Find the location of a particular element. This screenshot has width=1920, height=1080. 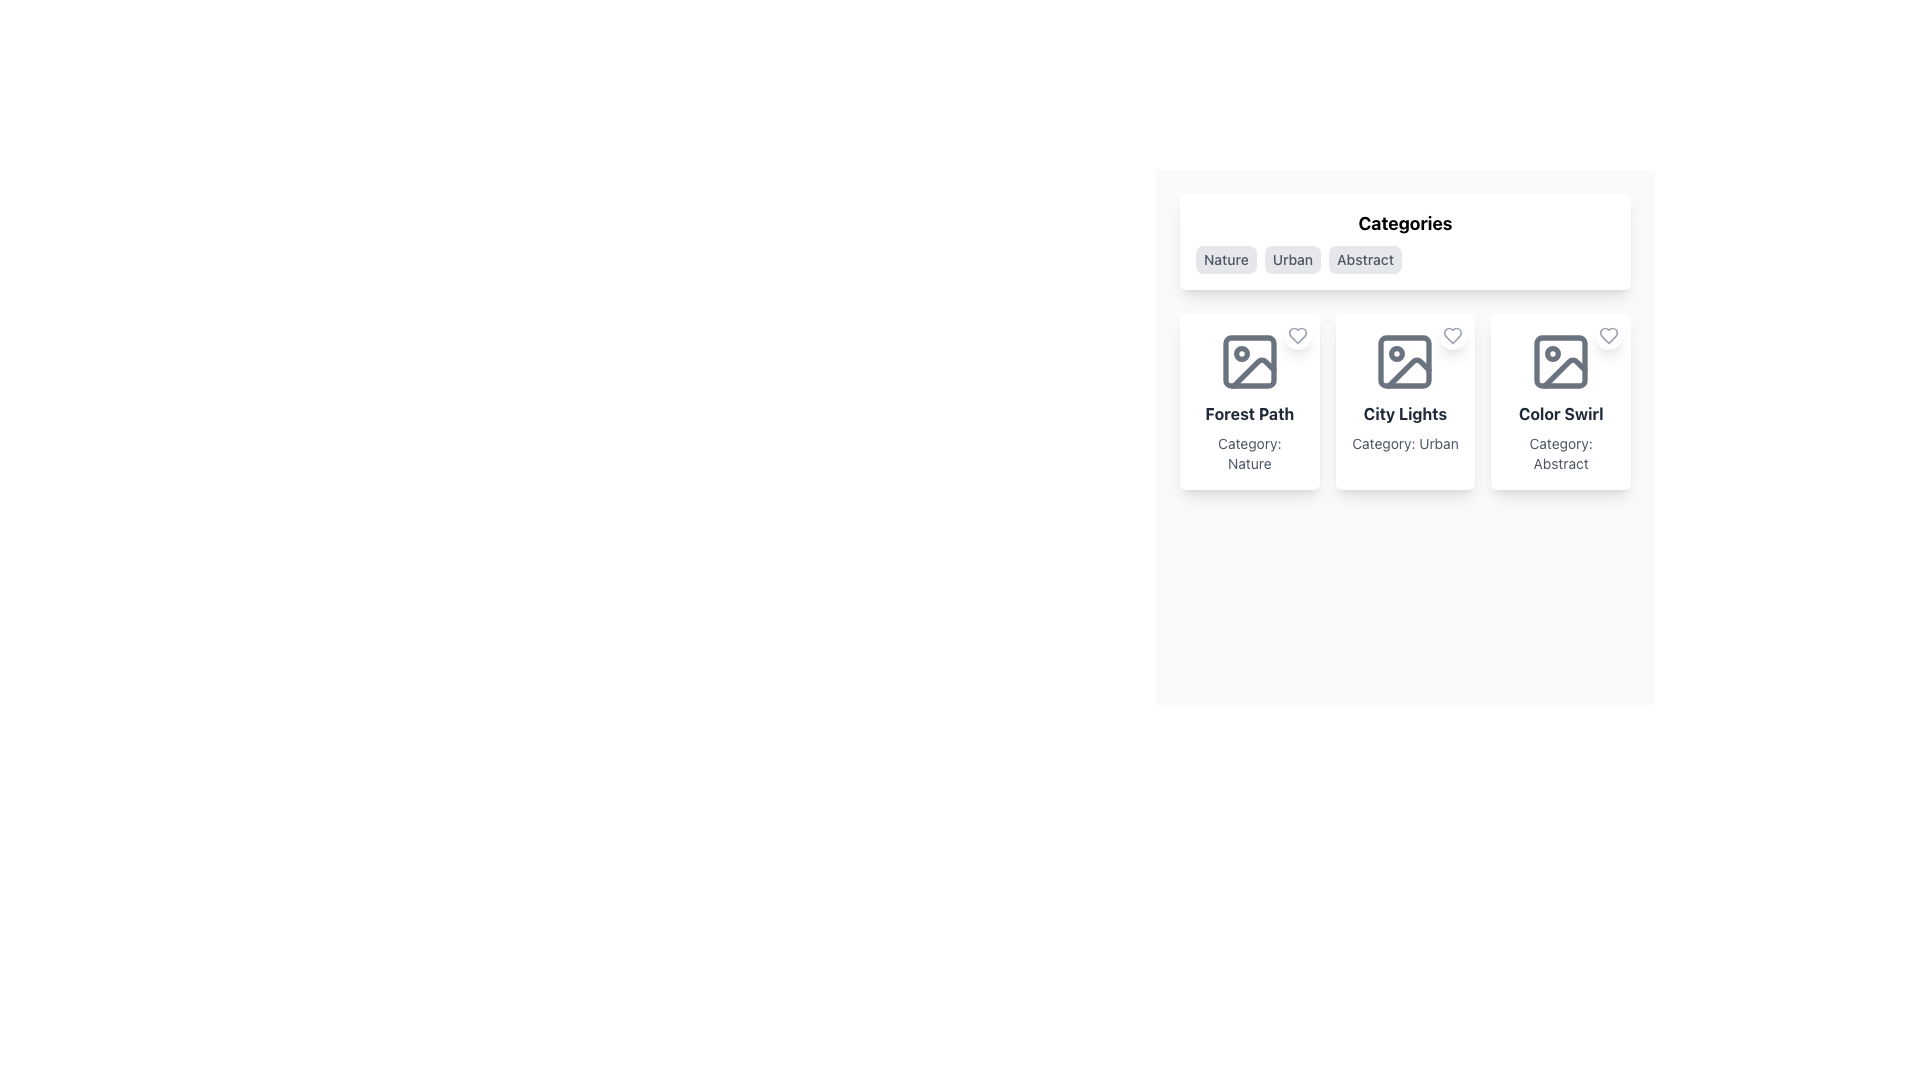

the first category card in the grid display, which is positioned at the coordinates provided is located at coordinates (1248, 401).